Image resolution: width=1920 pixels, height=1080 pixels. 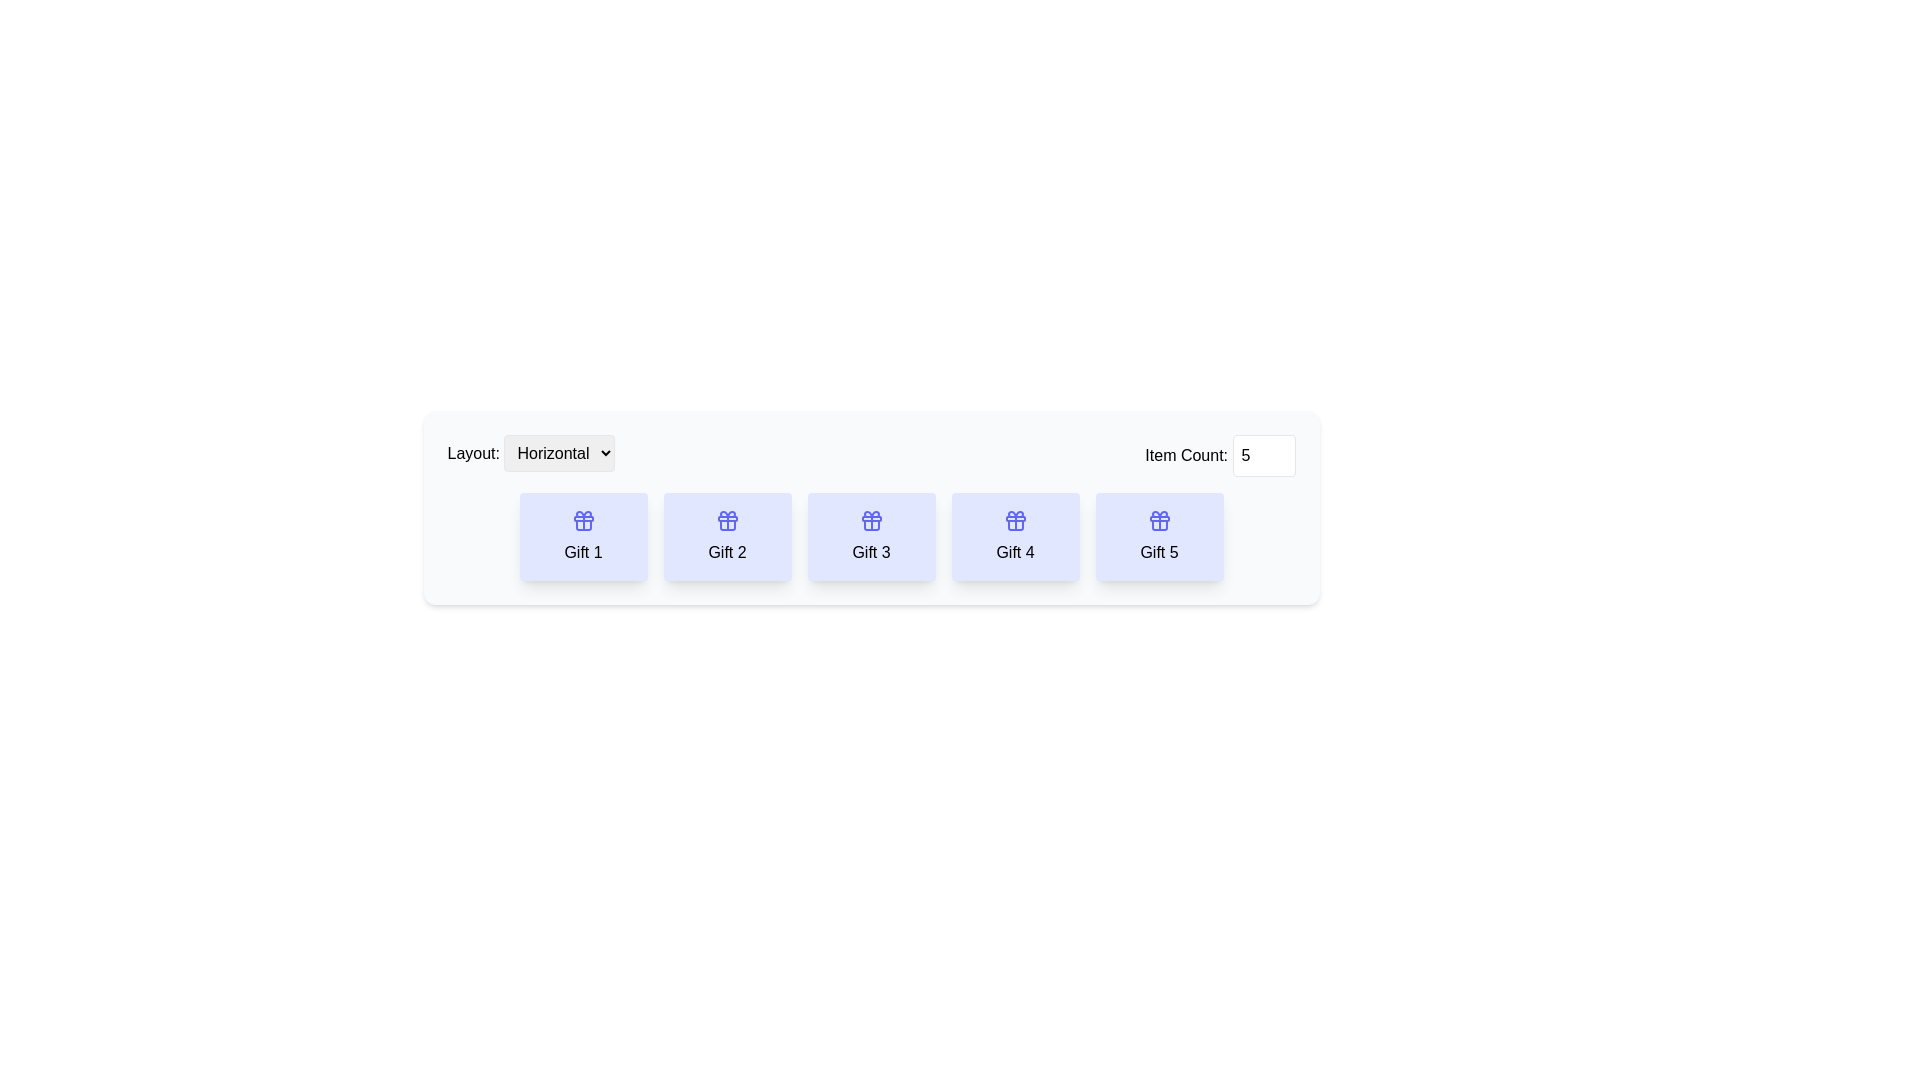 What do you see at coordinates (582, 519) in the screenshot?
I see `the gift icon located at the top-middle area of the first box in a horizontal arrangement of gift elements` at bounding box center [582, 519].